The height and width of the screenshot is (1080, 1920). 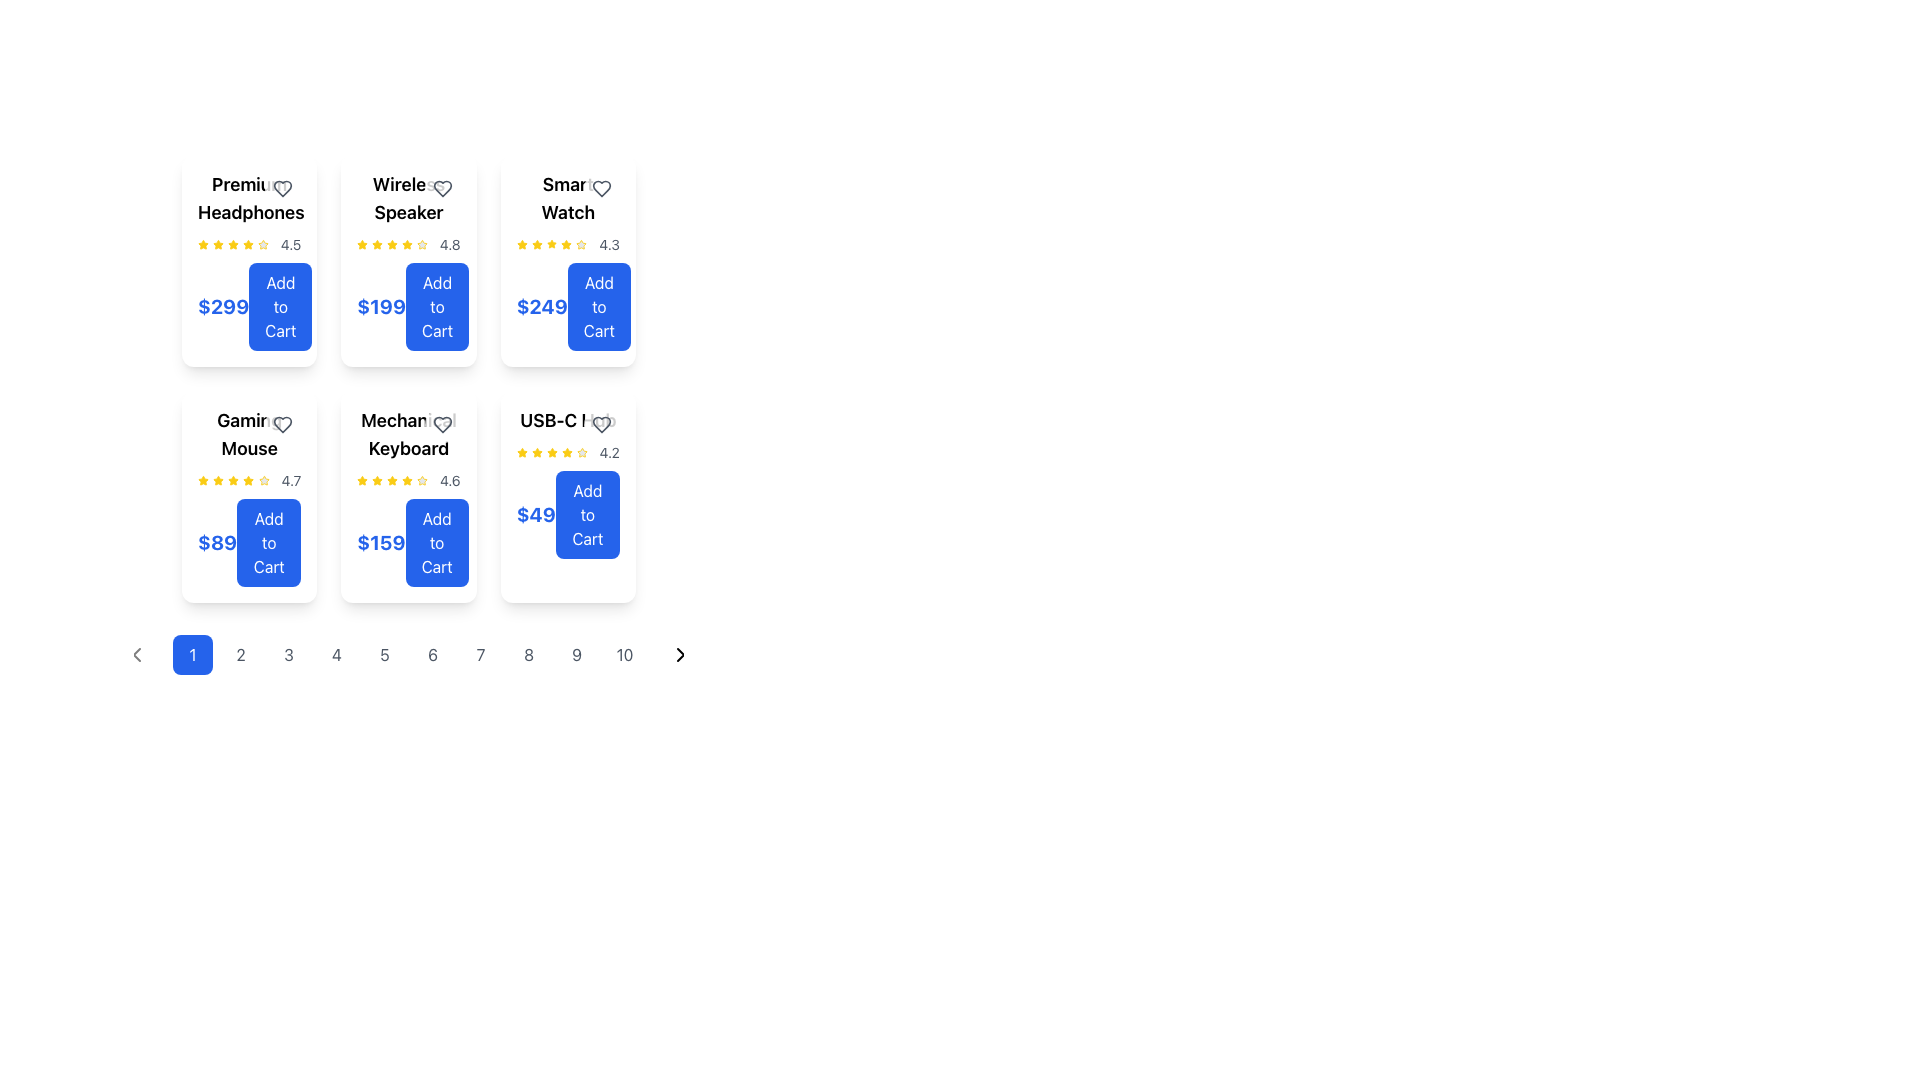 What do you see at coordinates (537, 452) in the screenshot?
I see `the fourth rating star located in the first row of the product grid below the 'Smart Watch' product name` at bounding box center [537, 452].